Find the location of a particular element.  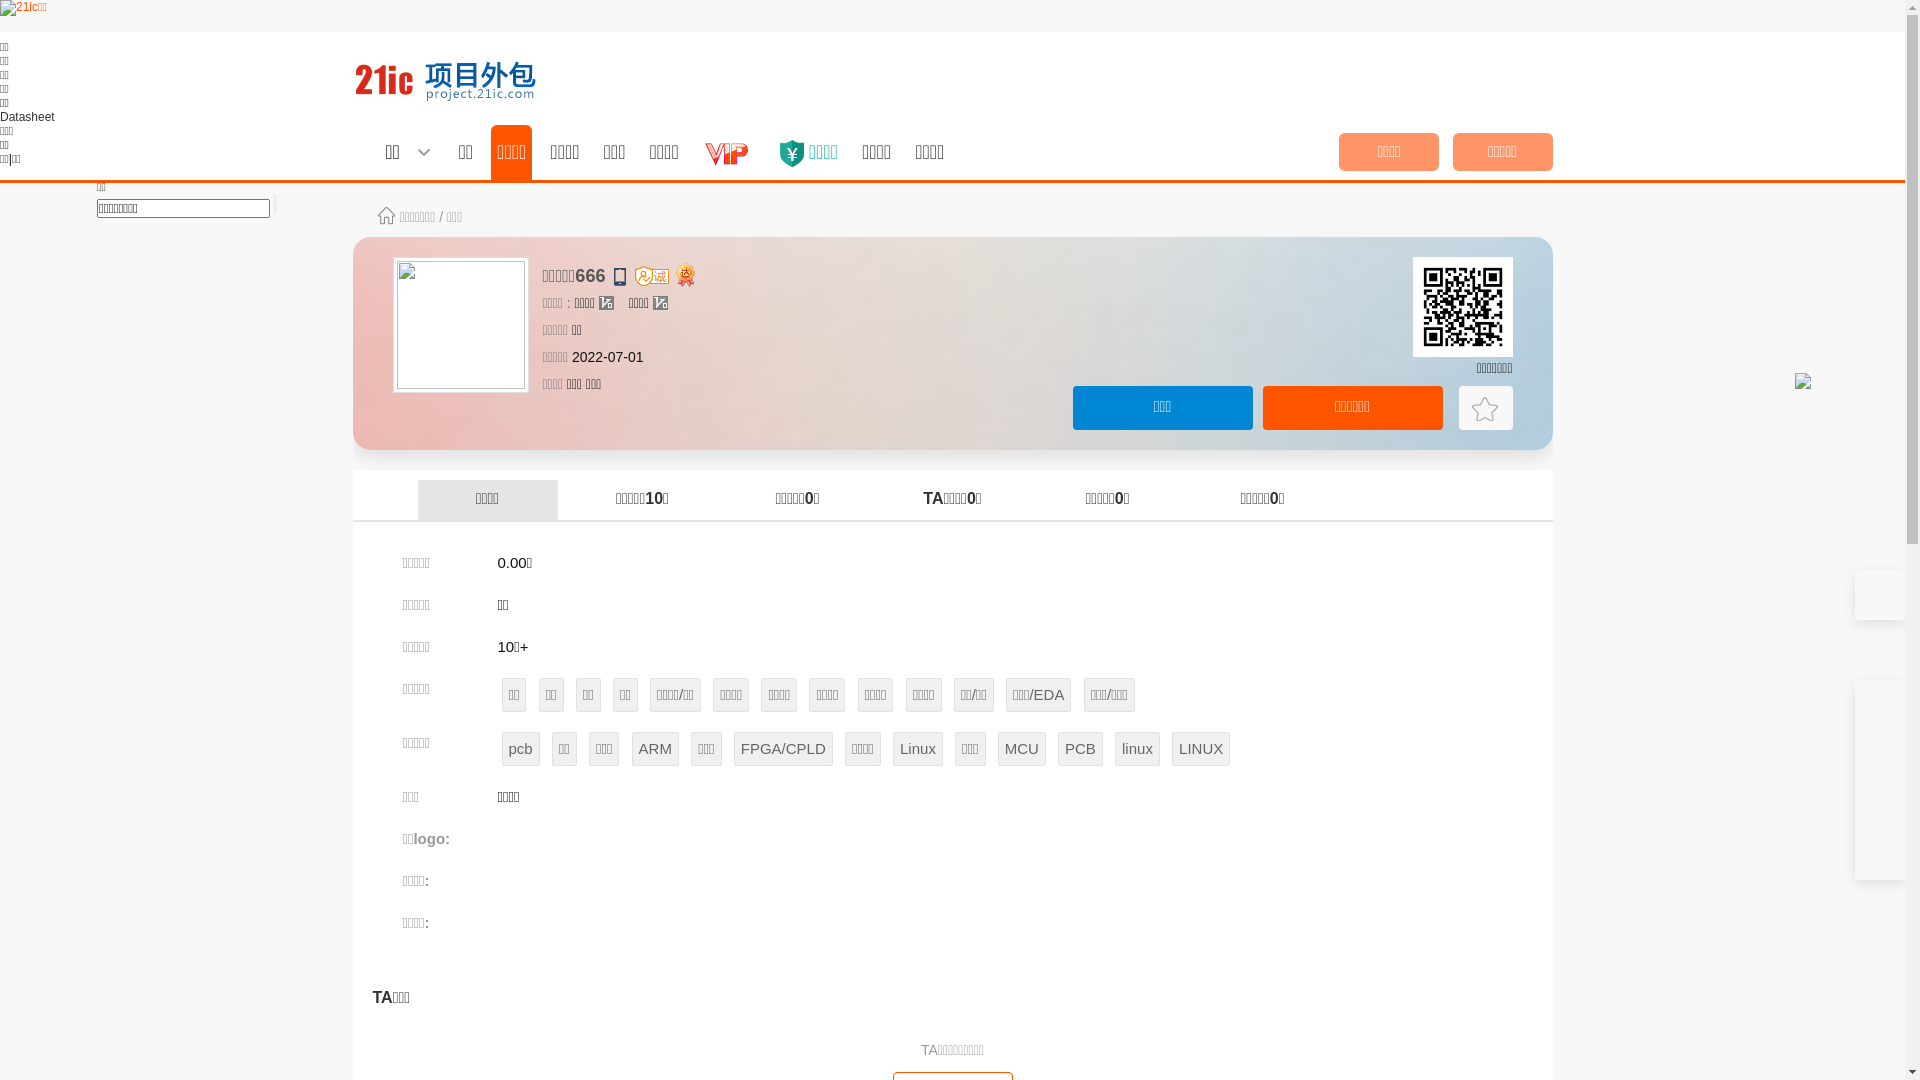

'MCU' is located at coordinates (1022, 748).